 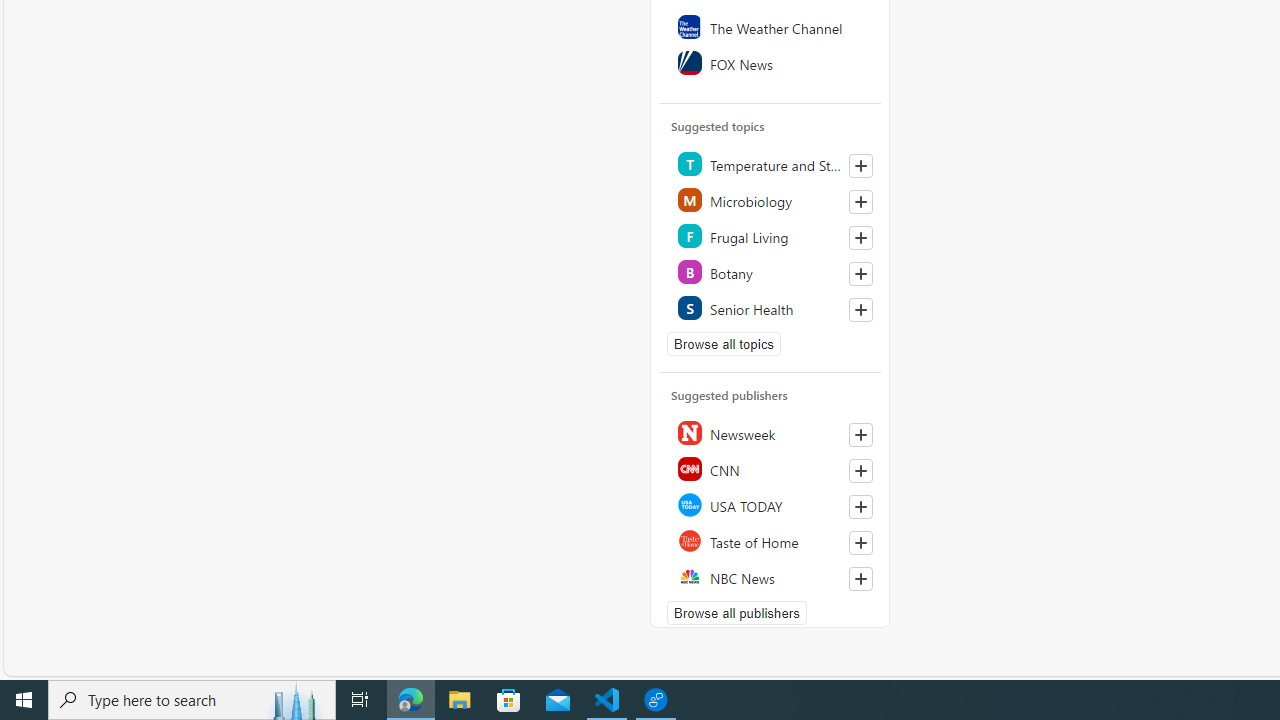 I want to click on 'Newsweek', so click(x=770, y=432).